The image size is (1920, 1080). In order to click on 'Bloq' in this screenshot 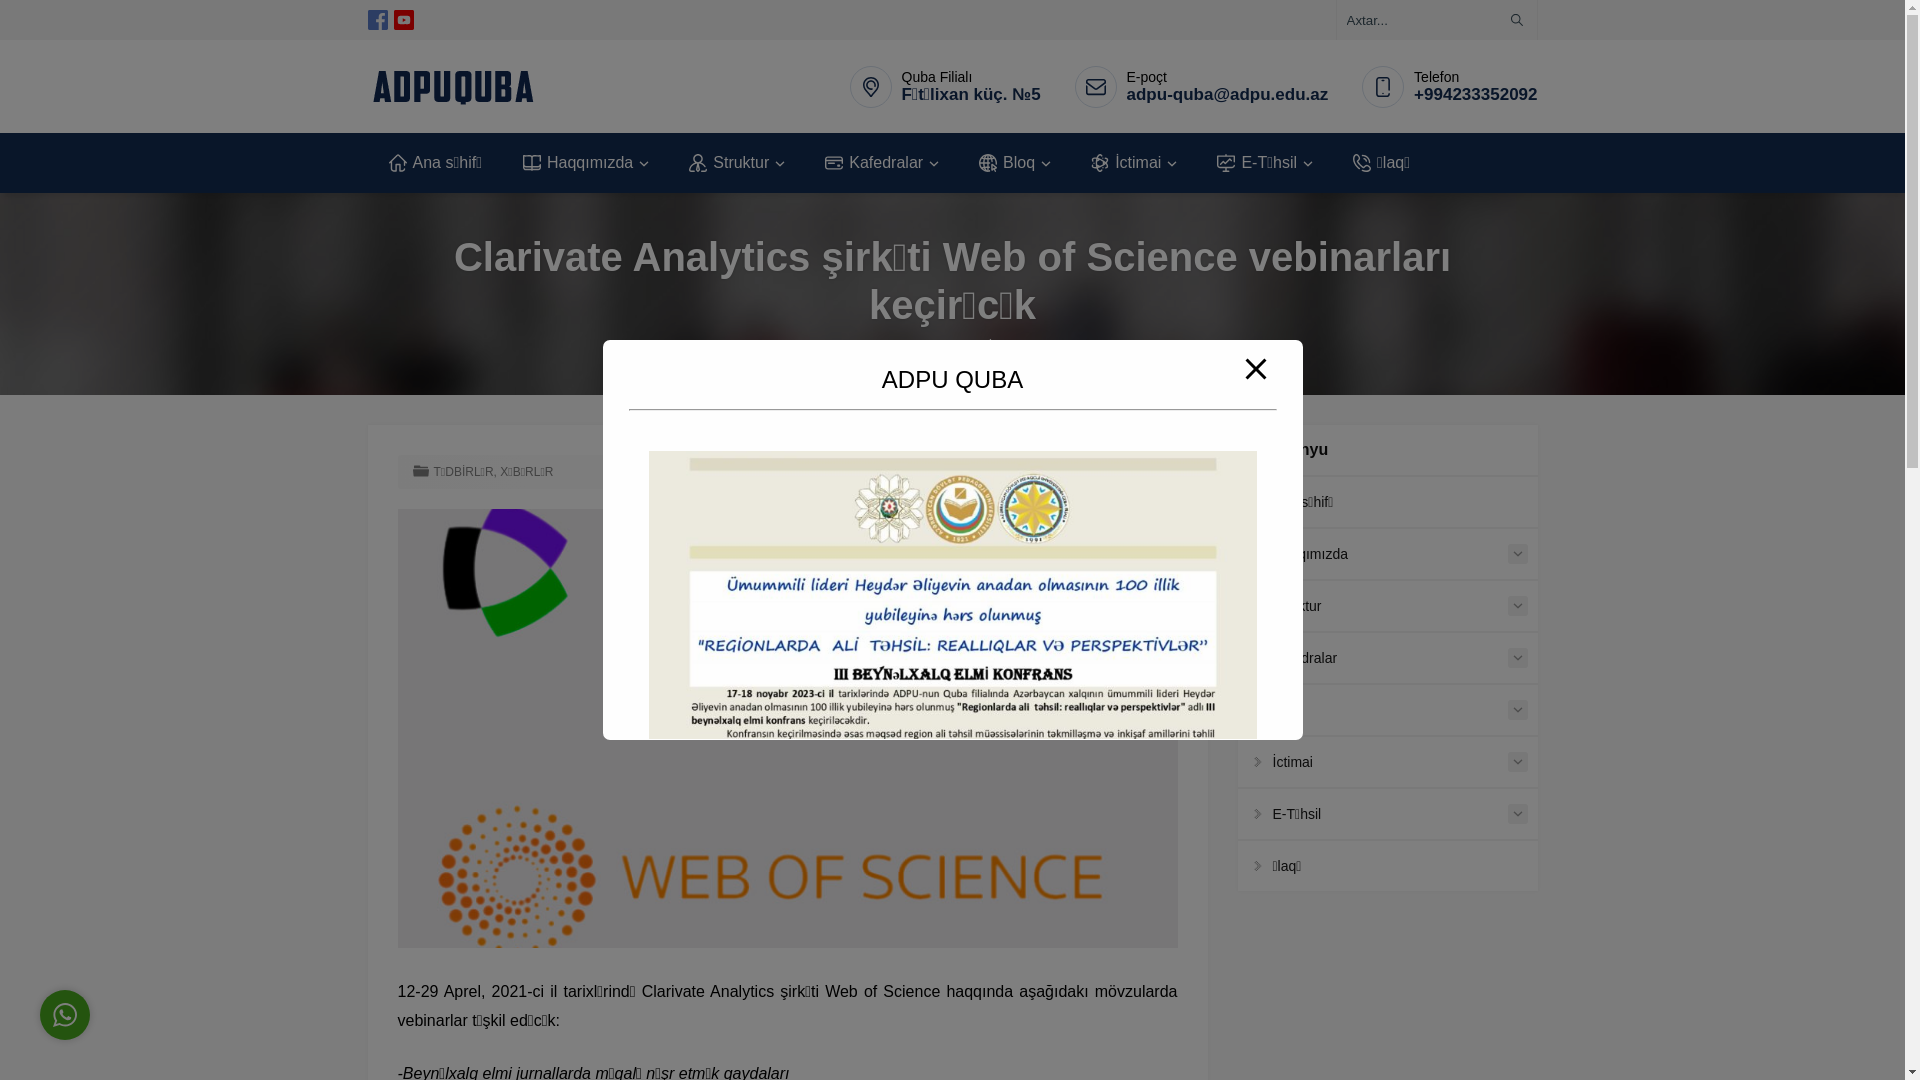, I will do `click(1386, 708)`.